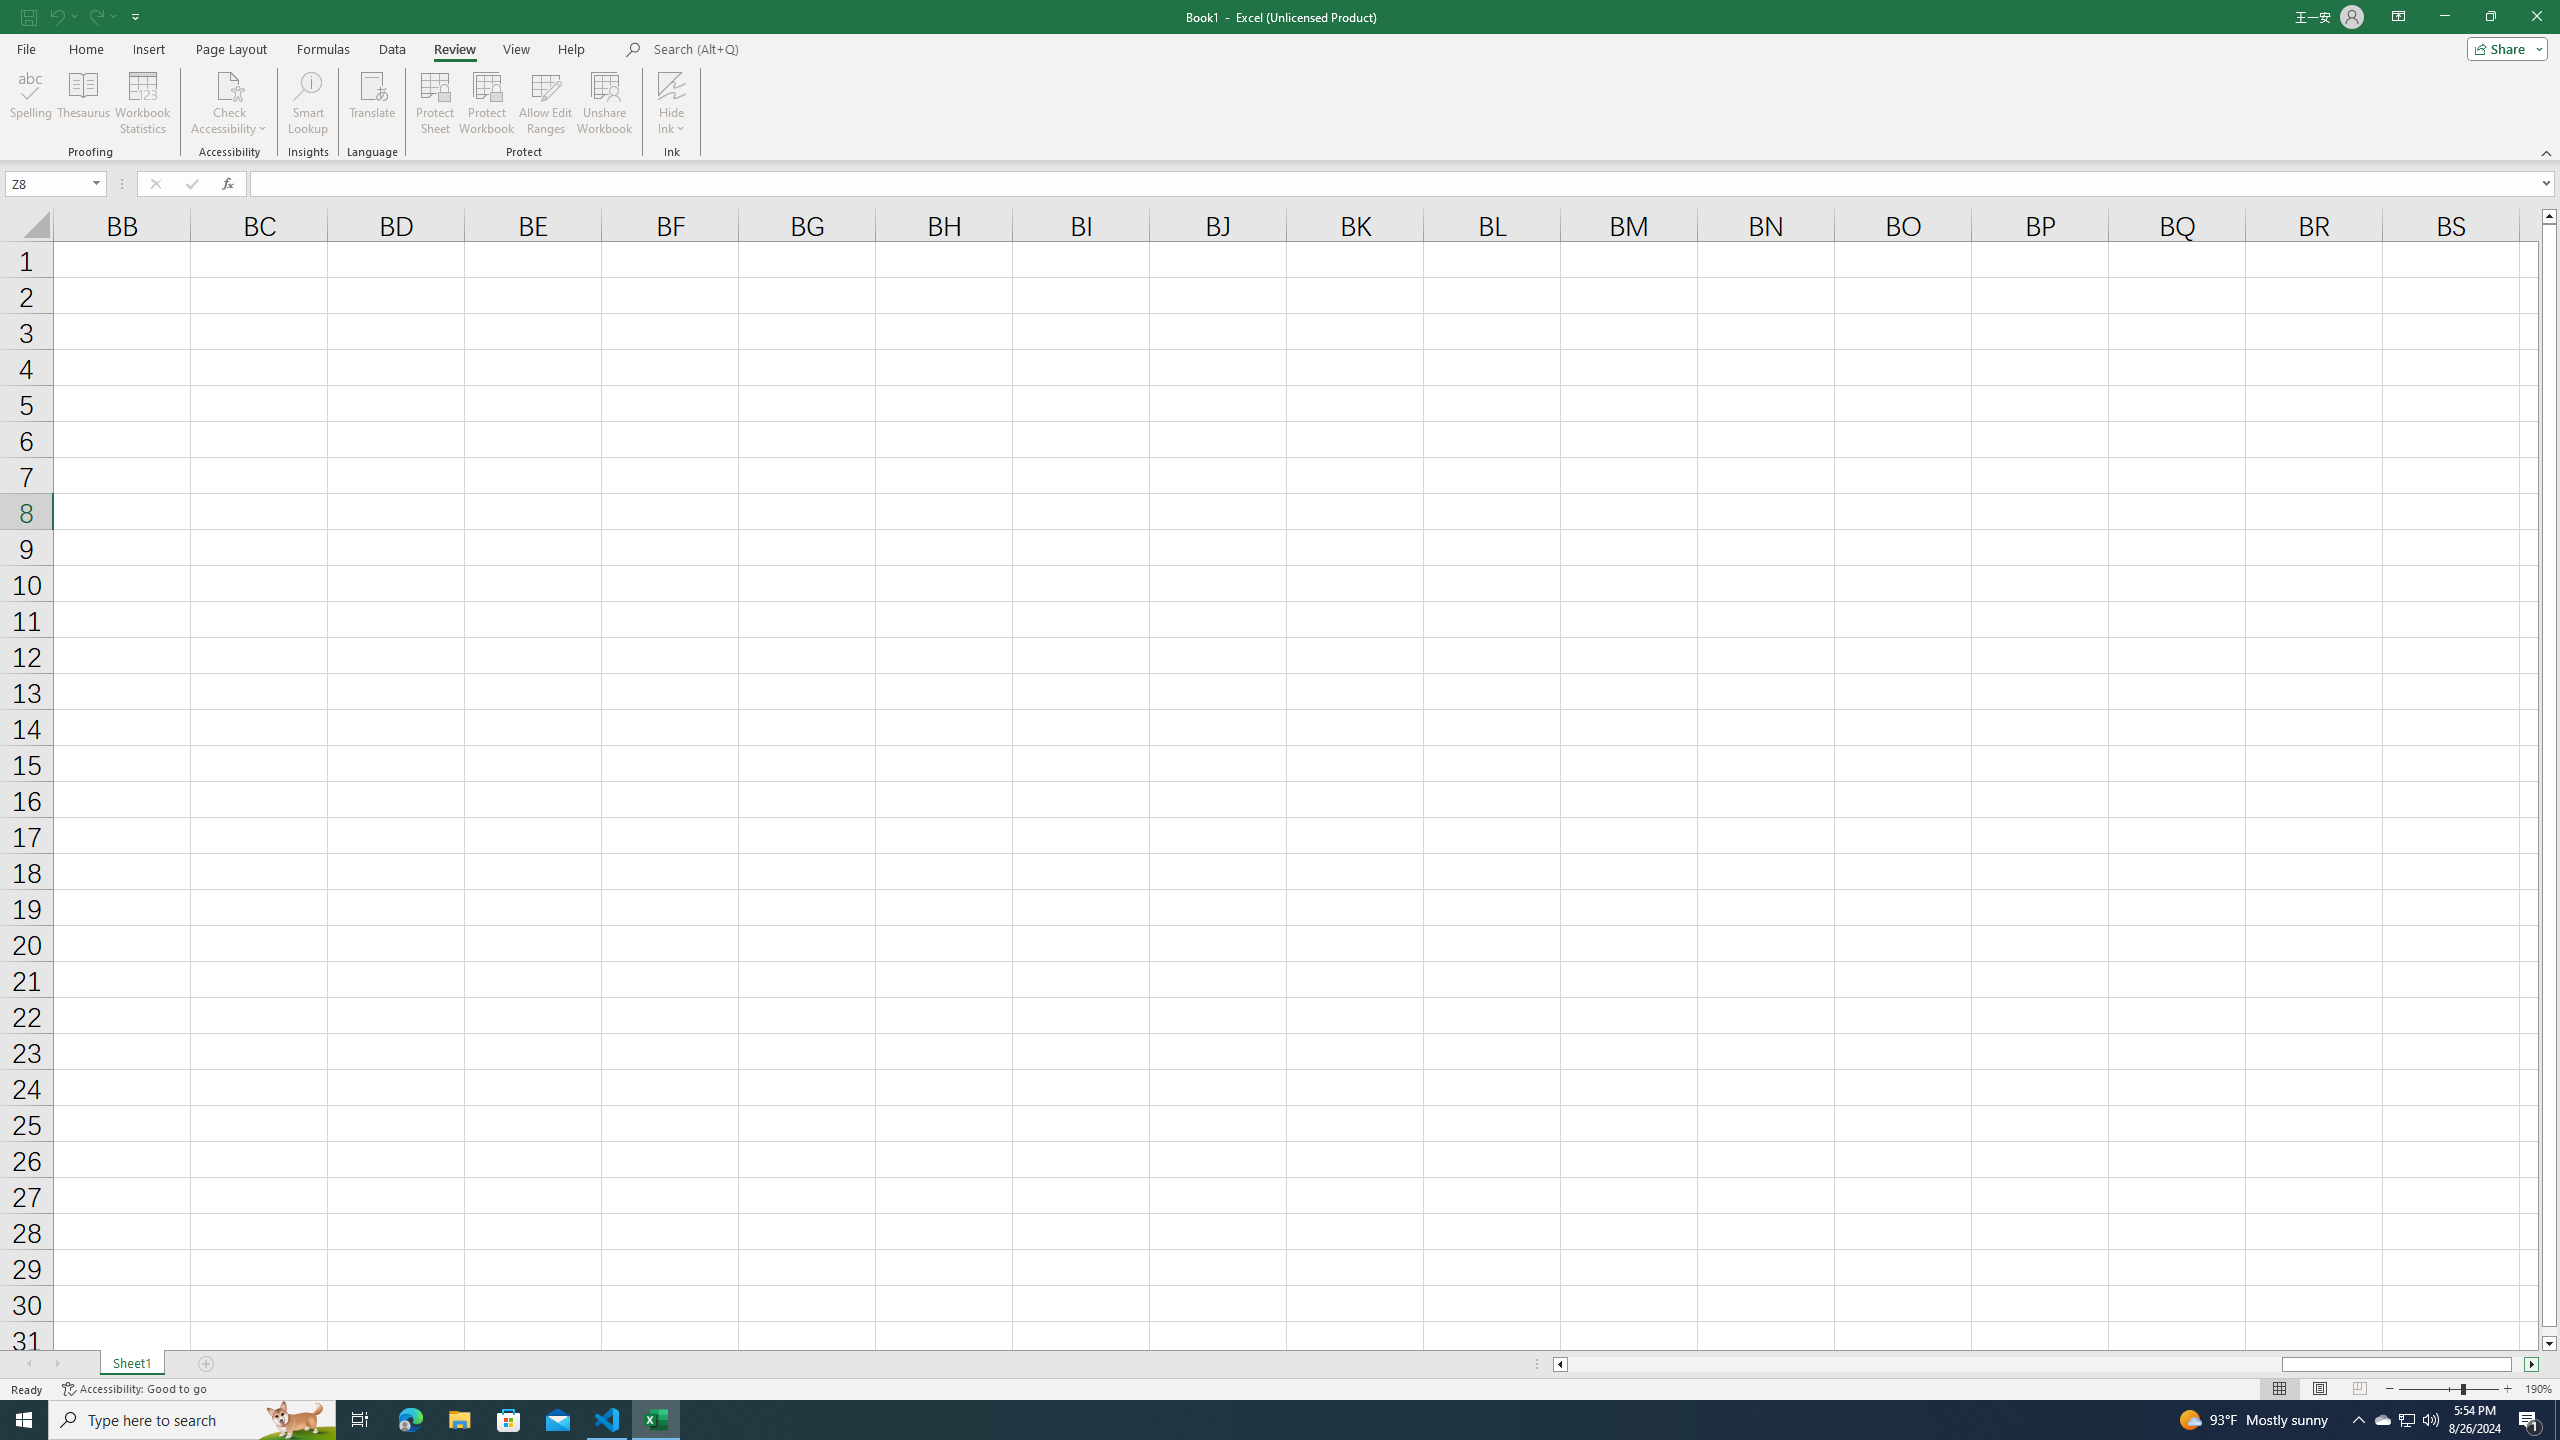 Image resolution: width=2560 pixels, height=1440 pixels. What do you see at coordinates (436, 103) in the screenshot?
I see `'Protect Sheet...'` at bounding box center [436, 103].